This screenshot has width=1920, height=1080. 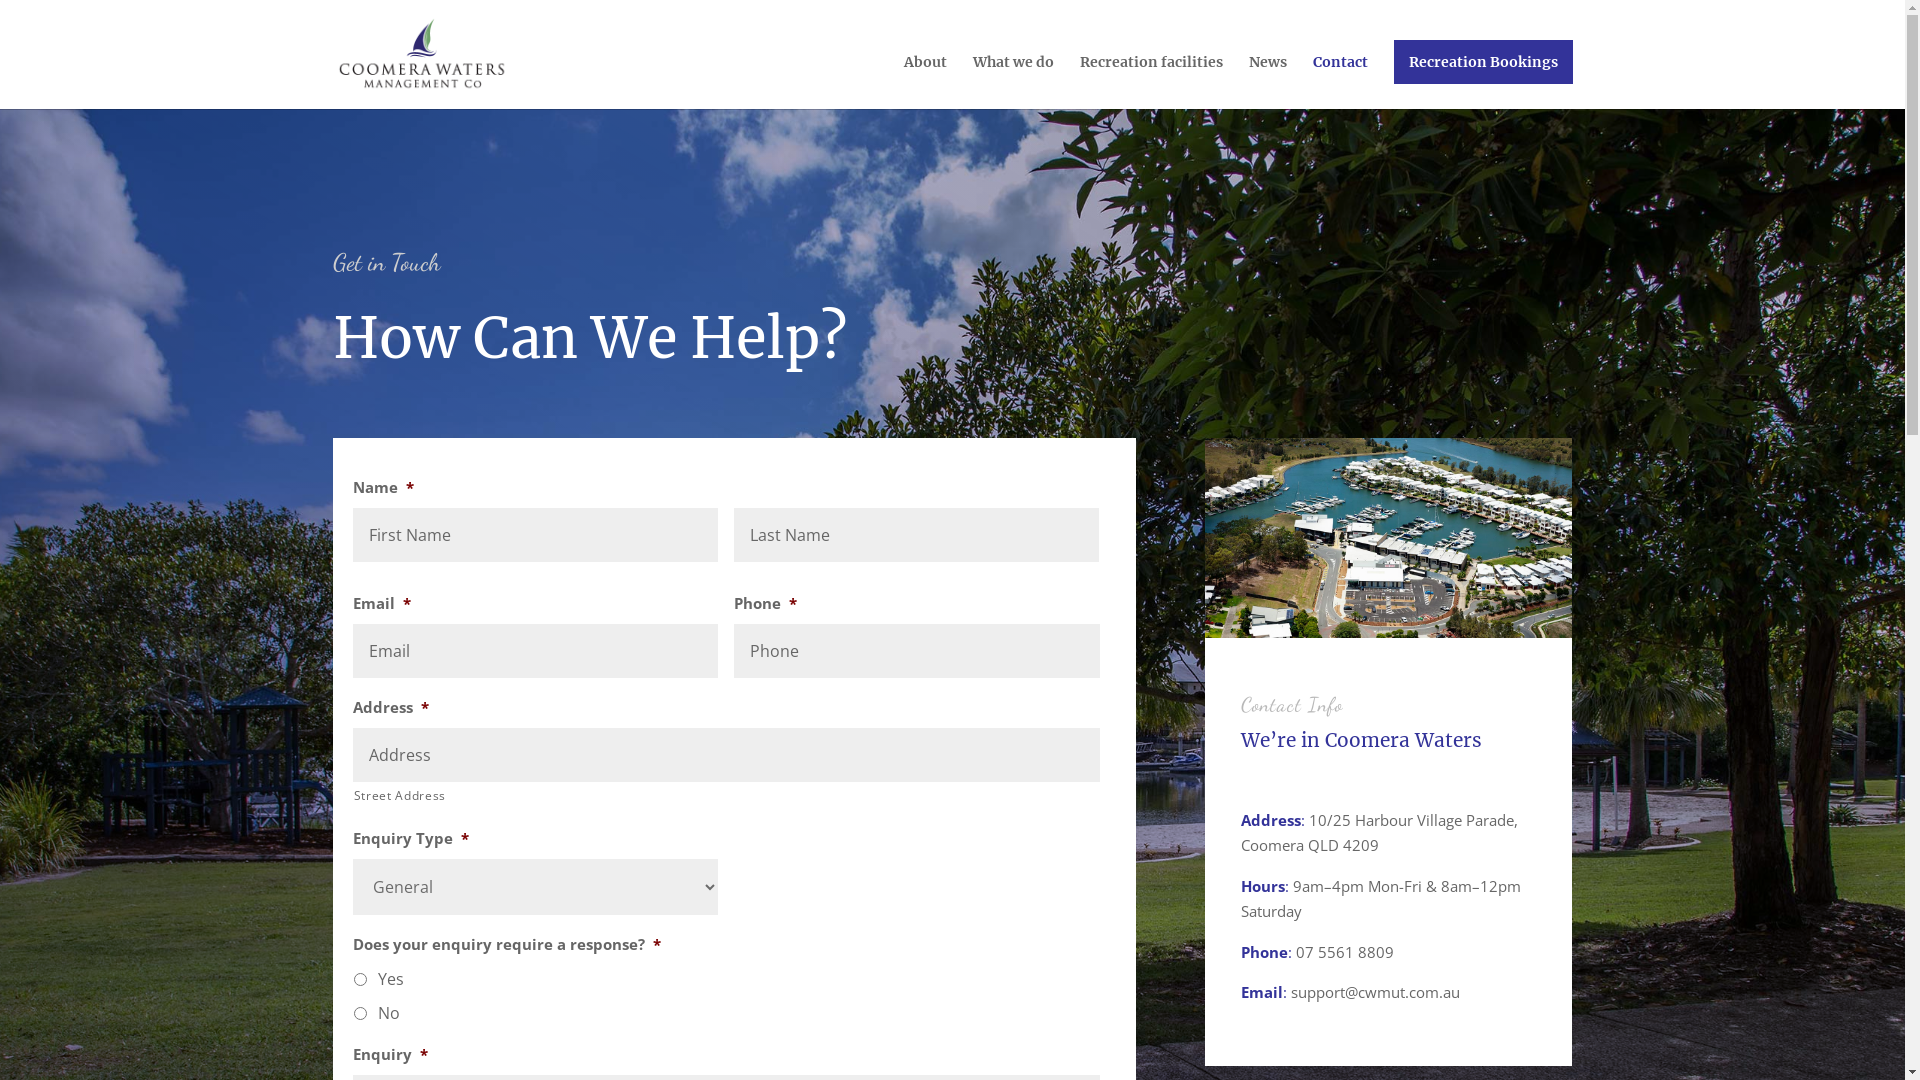 What do you see at coordinates (924, 80) in the screenshot?
I see `'About'` at bounding box center [924, 80].